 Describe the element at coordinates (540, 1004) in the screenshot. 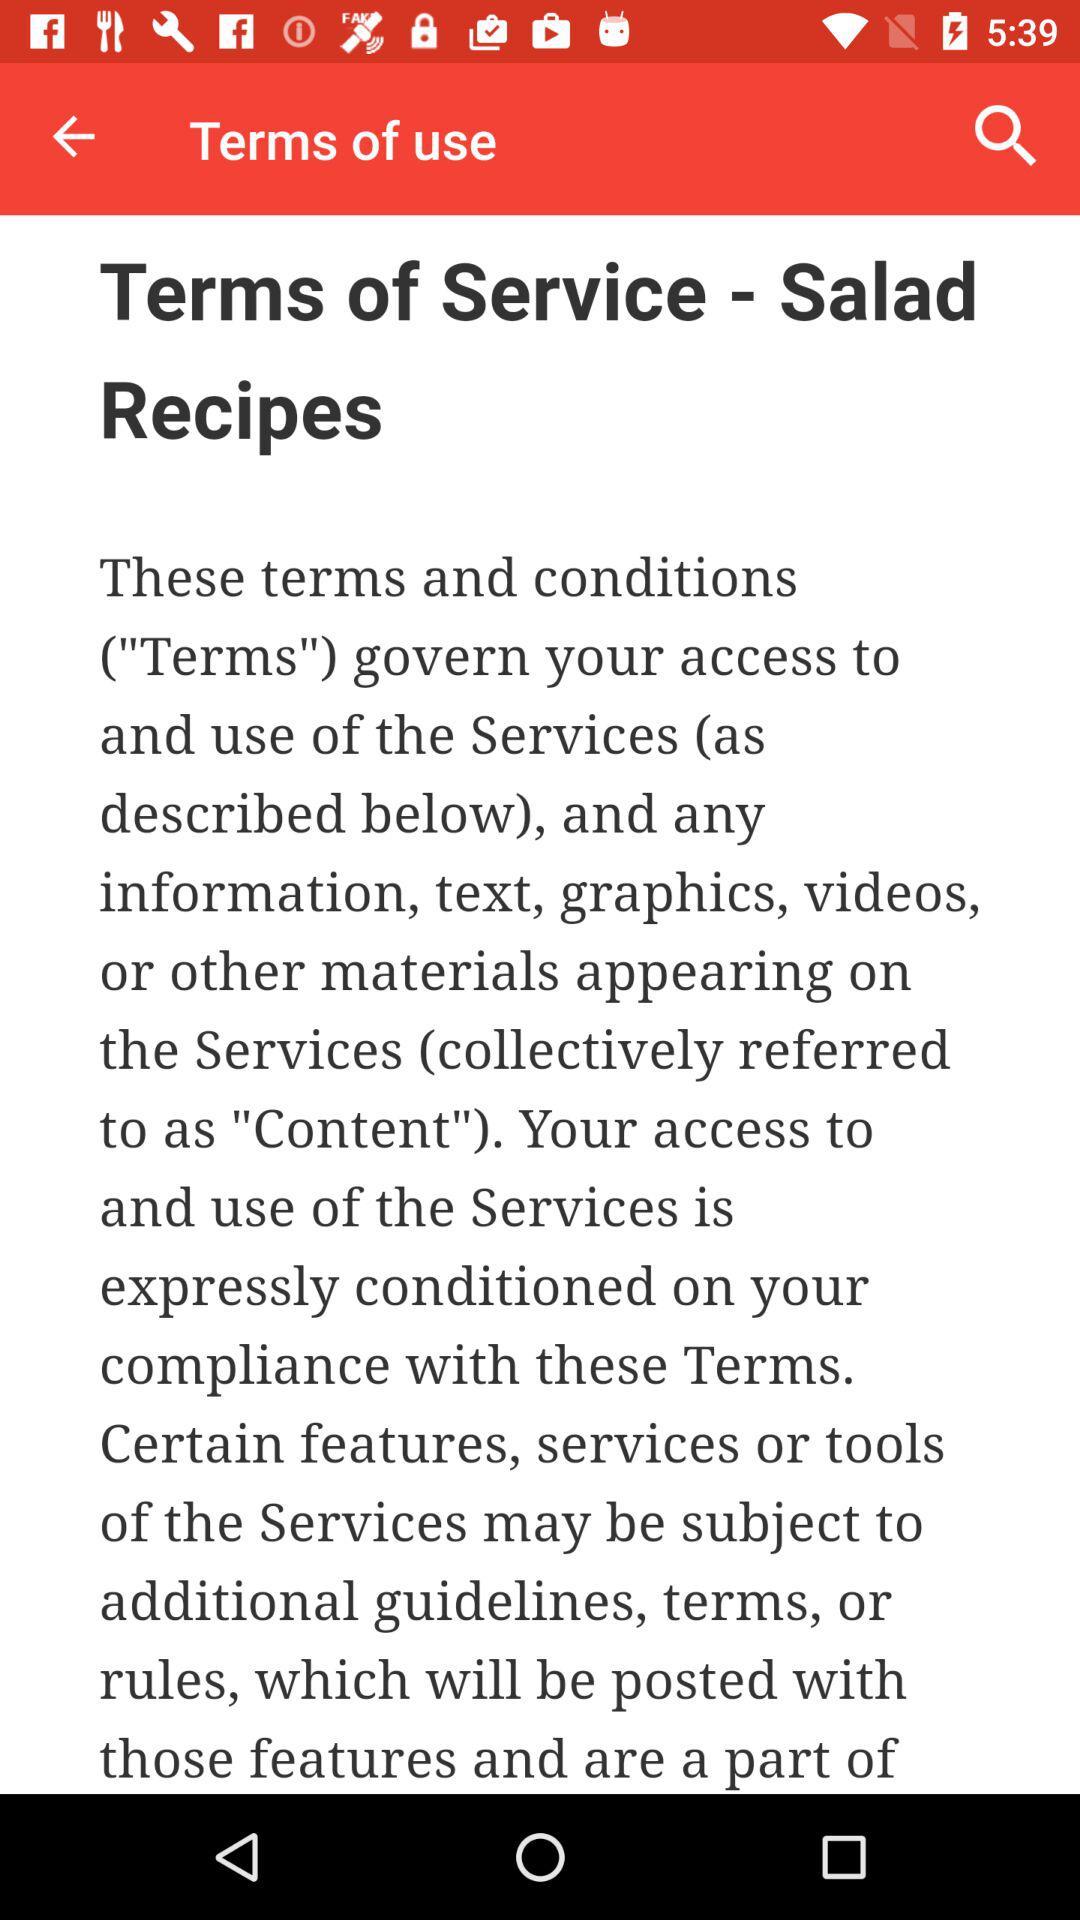

I see `main page` at that location.